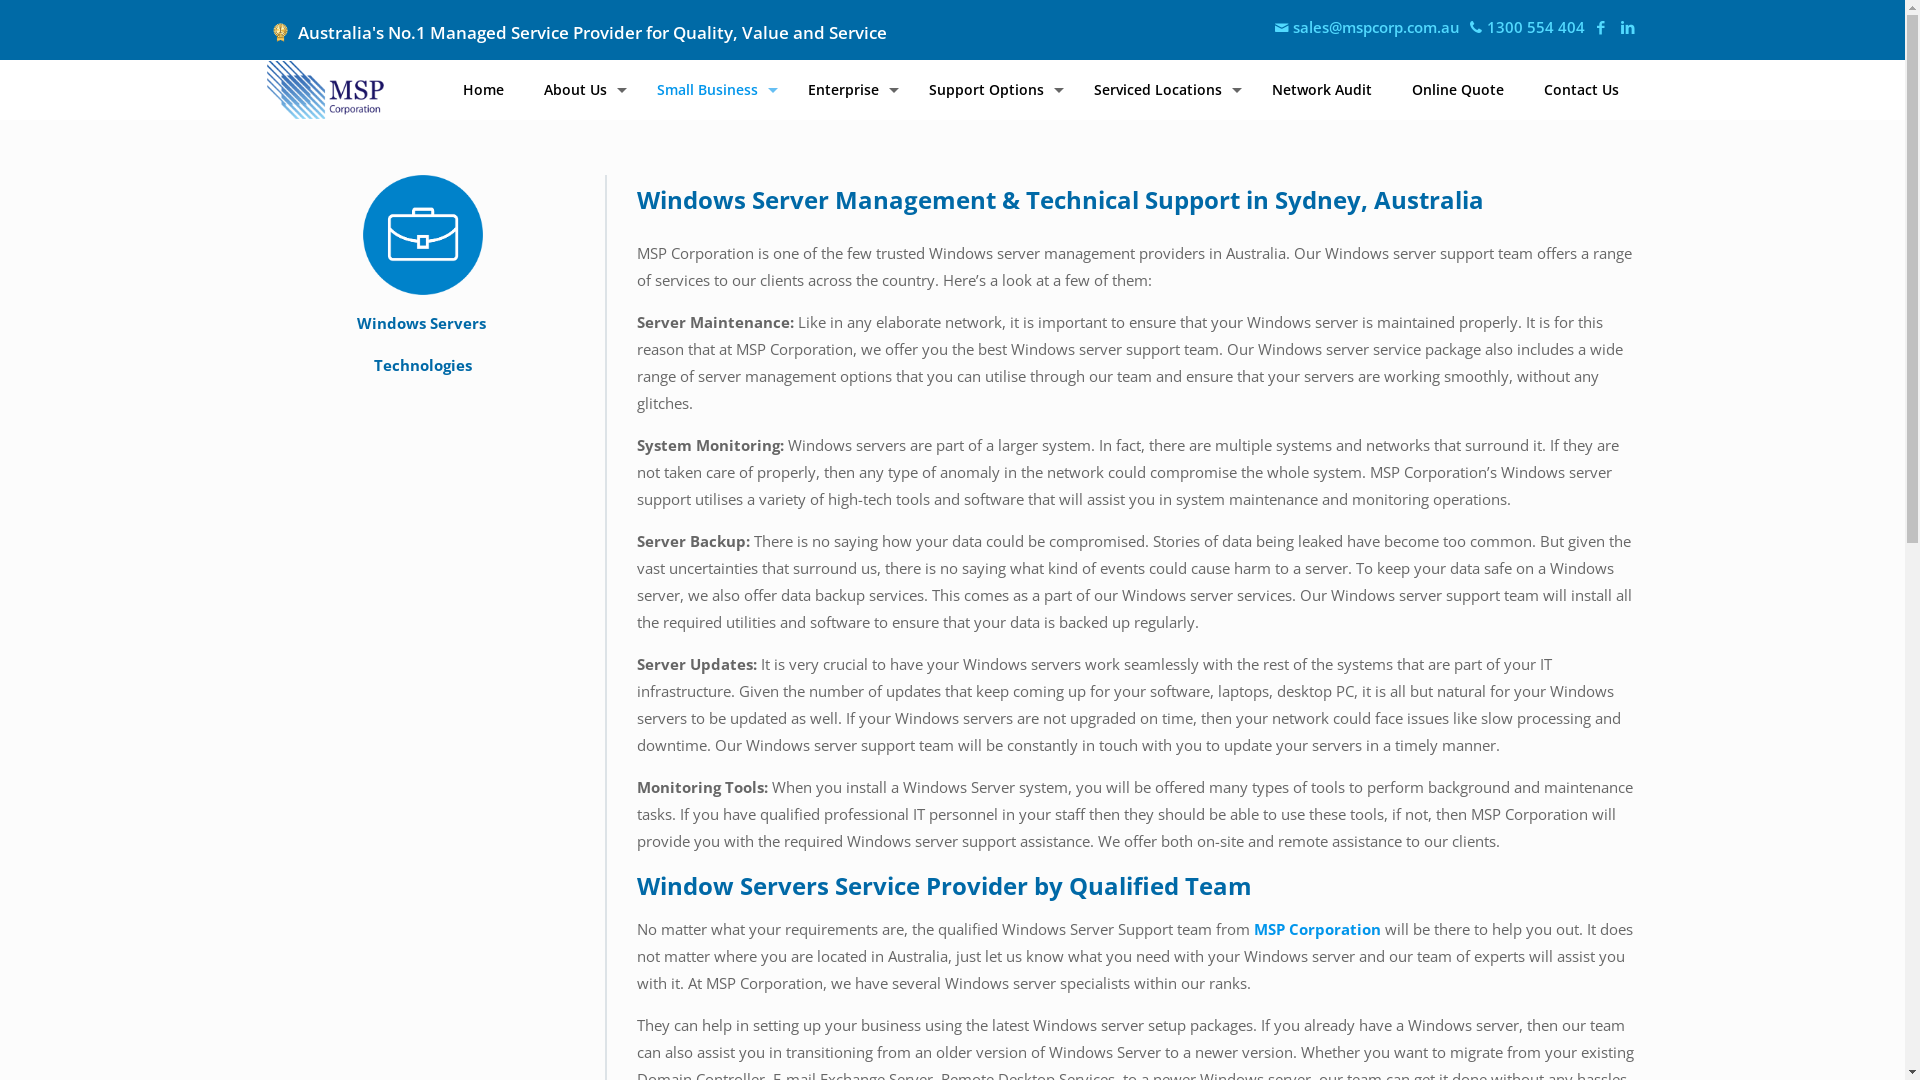 This screenshot has width=1920, height=1080. I want to click on 'Network Audit', so click(1251, 88).